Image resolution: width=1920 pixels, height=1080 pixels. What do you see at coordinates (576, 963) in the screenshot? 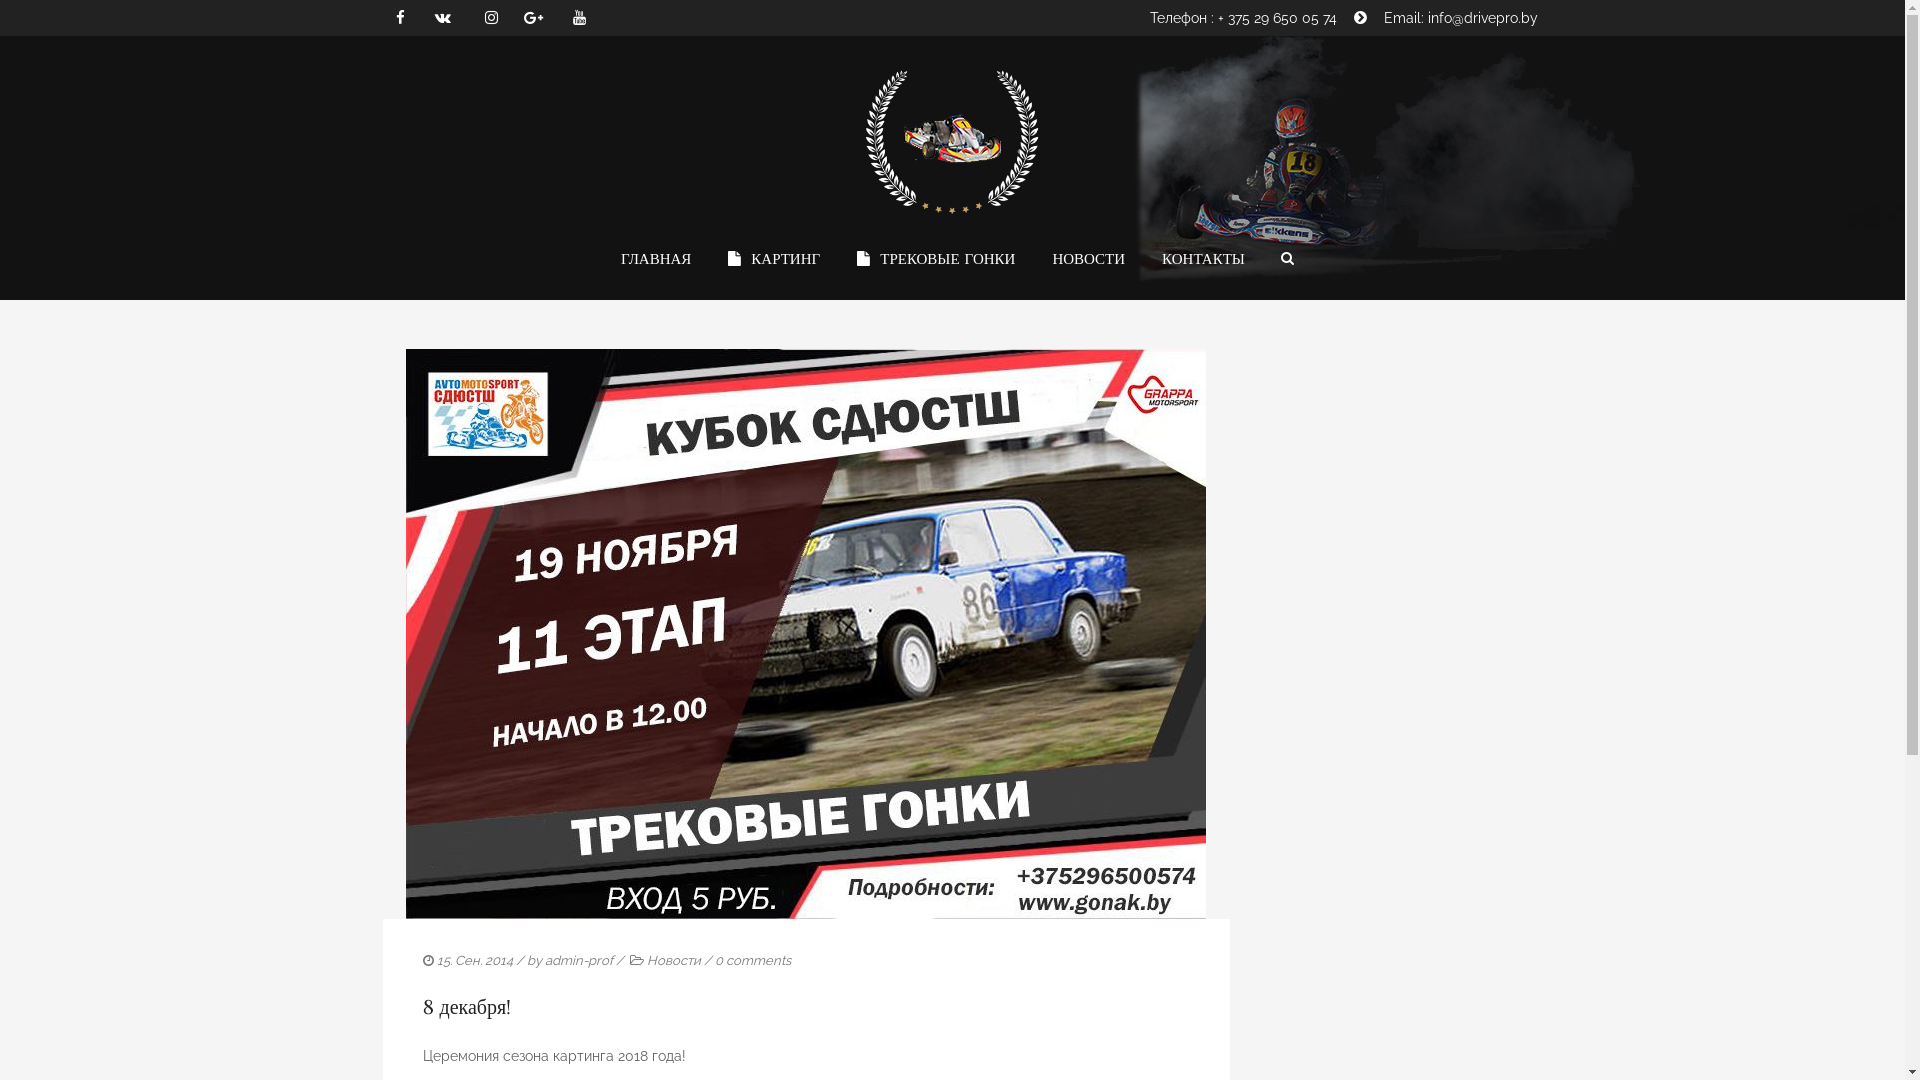
I see `'admin-prof'` at bounding box center [576, 963].